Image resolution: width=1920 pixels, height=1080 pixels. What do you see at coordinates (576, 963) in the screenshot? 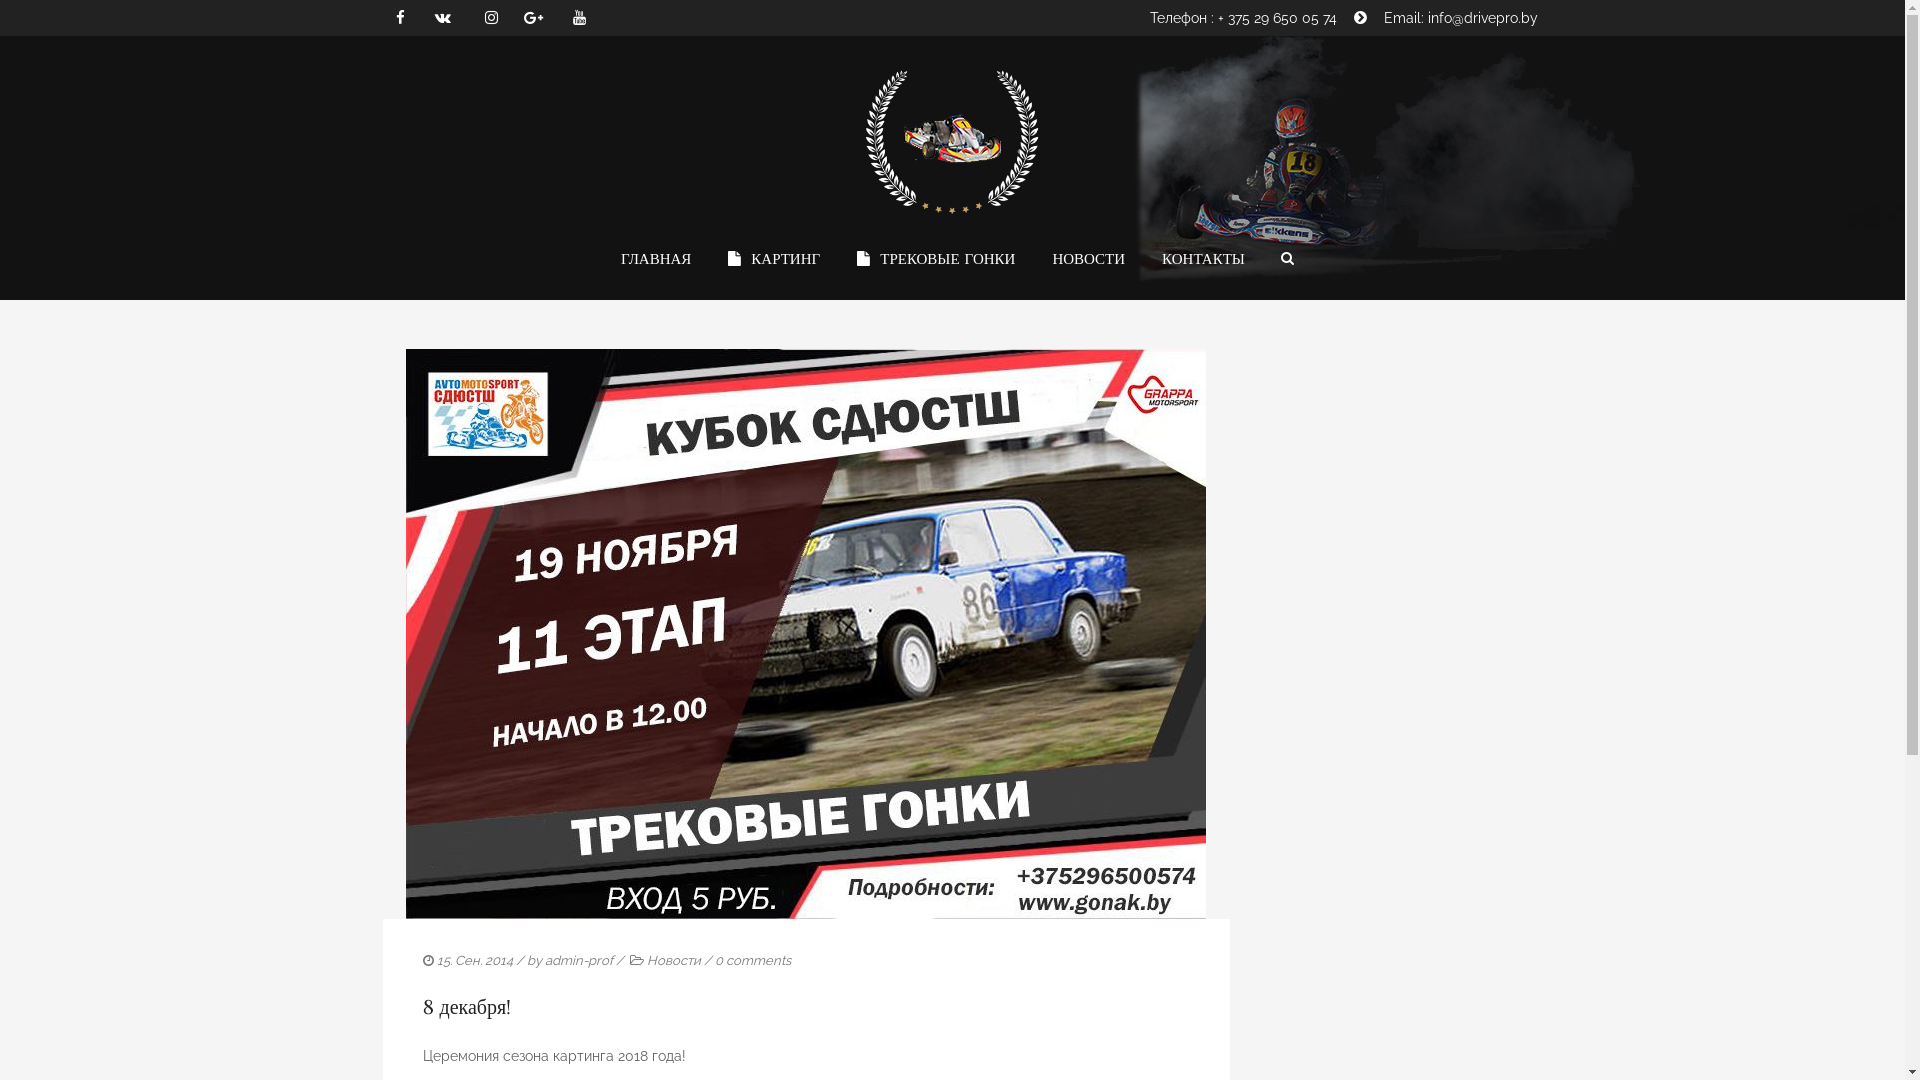
I see `'admin-prof'` at bounding box center [576, 963].